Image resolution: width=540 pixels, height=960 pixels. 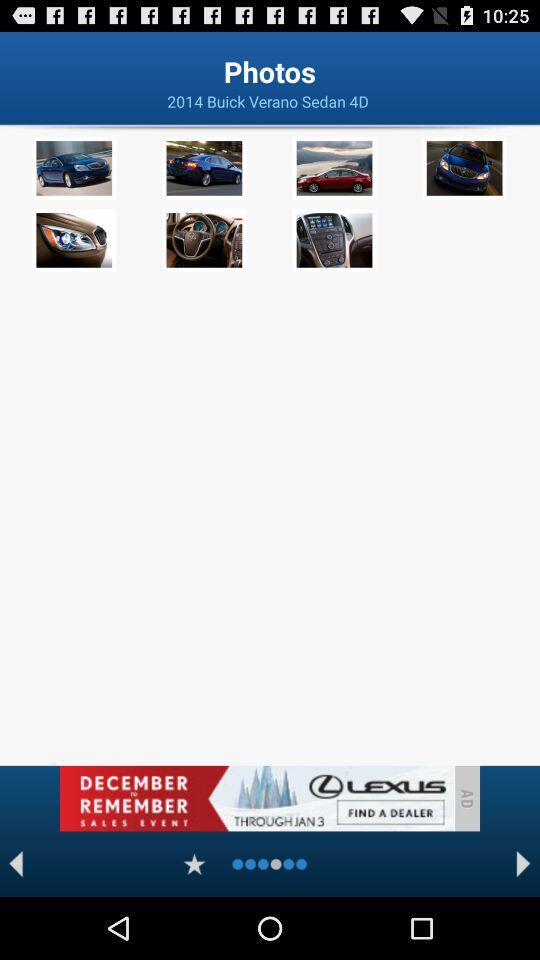 What do you see at coordinates (194, 863) in the screenshot?
I see `set as favorite` at bounding box center [194, 863].